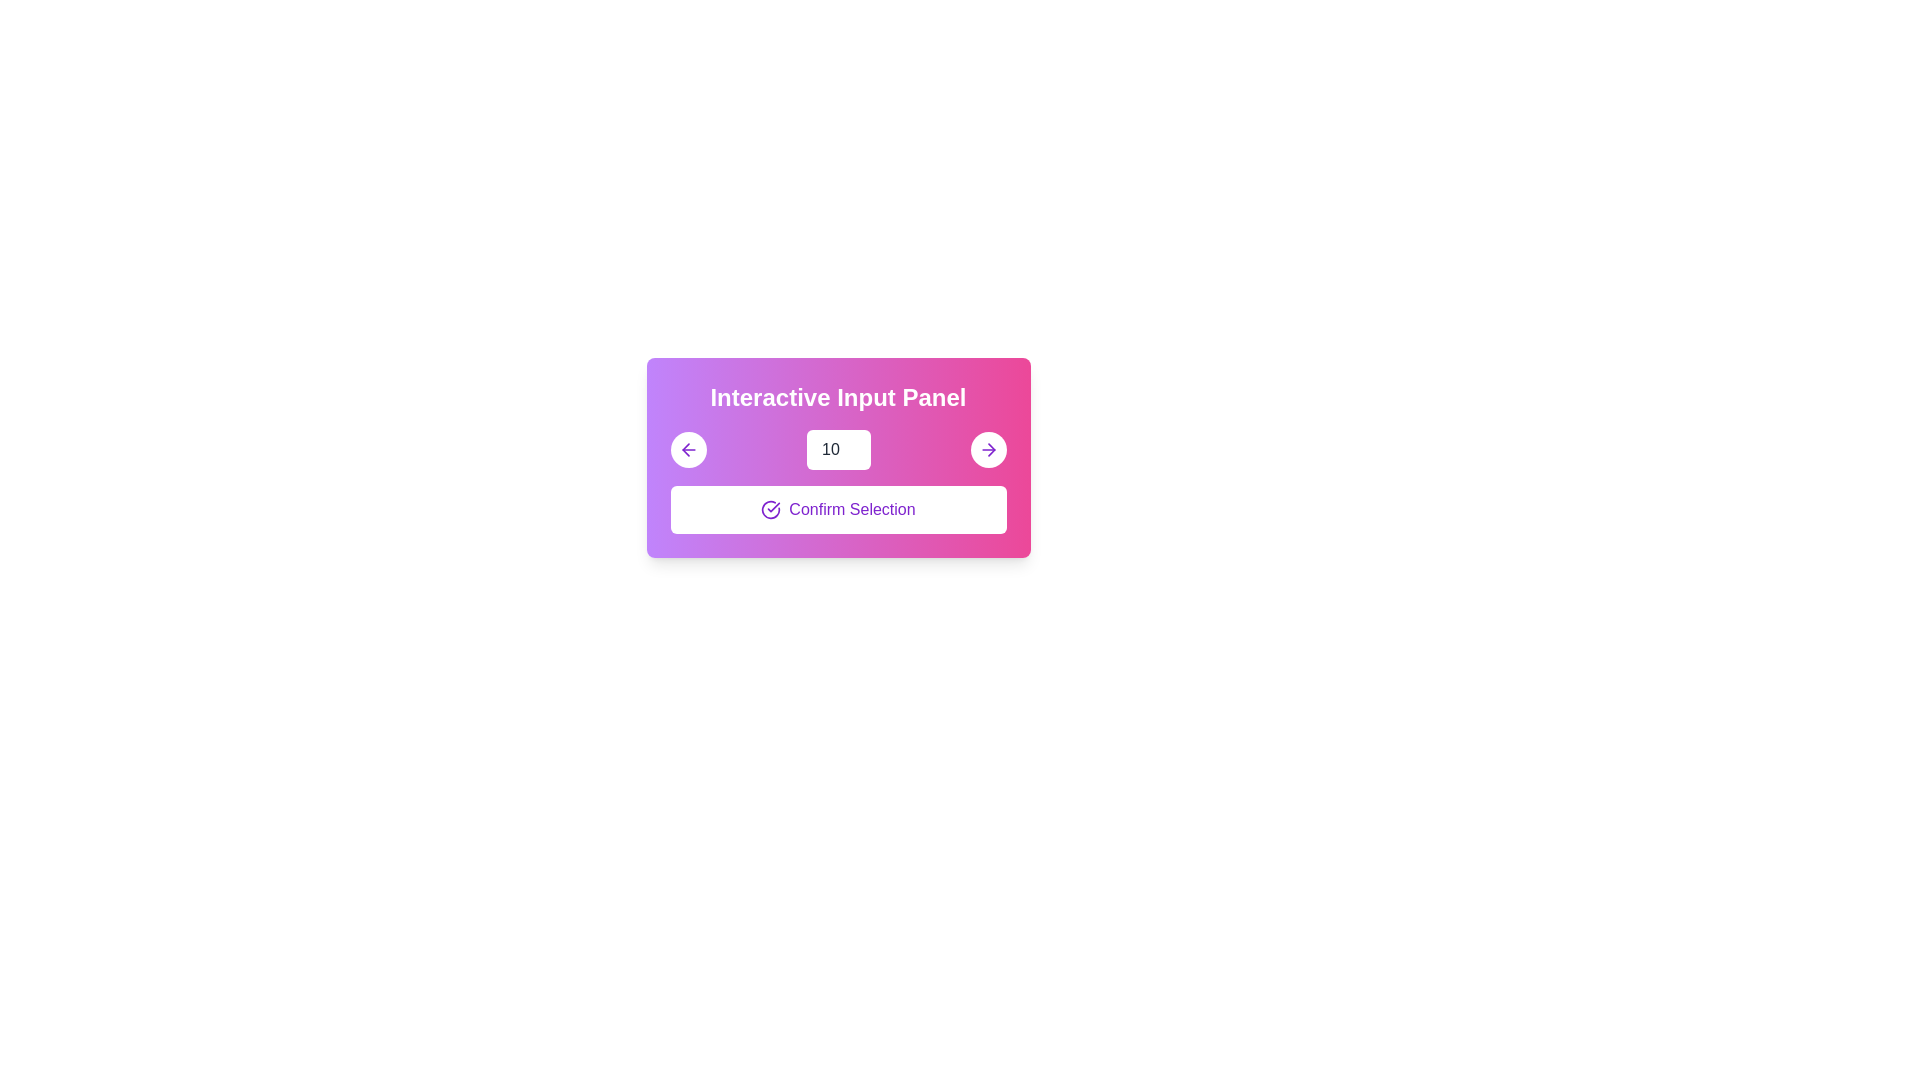  Describe the element at coordinates (685, 450) in the screenshot. I see `the left circular button containing the inner graphical icon that conveys backward functionality` at that location.